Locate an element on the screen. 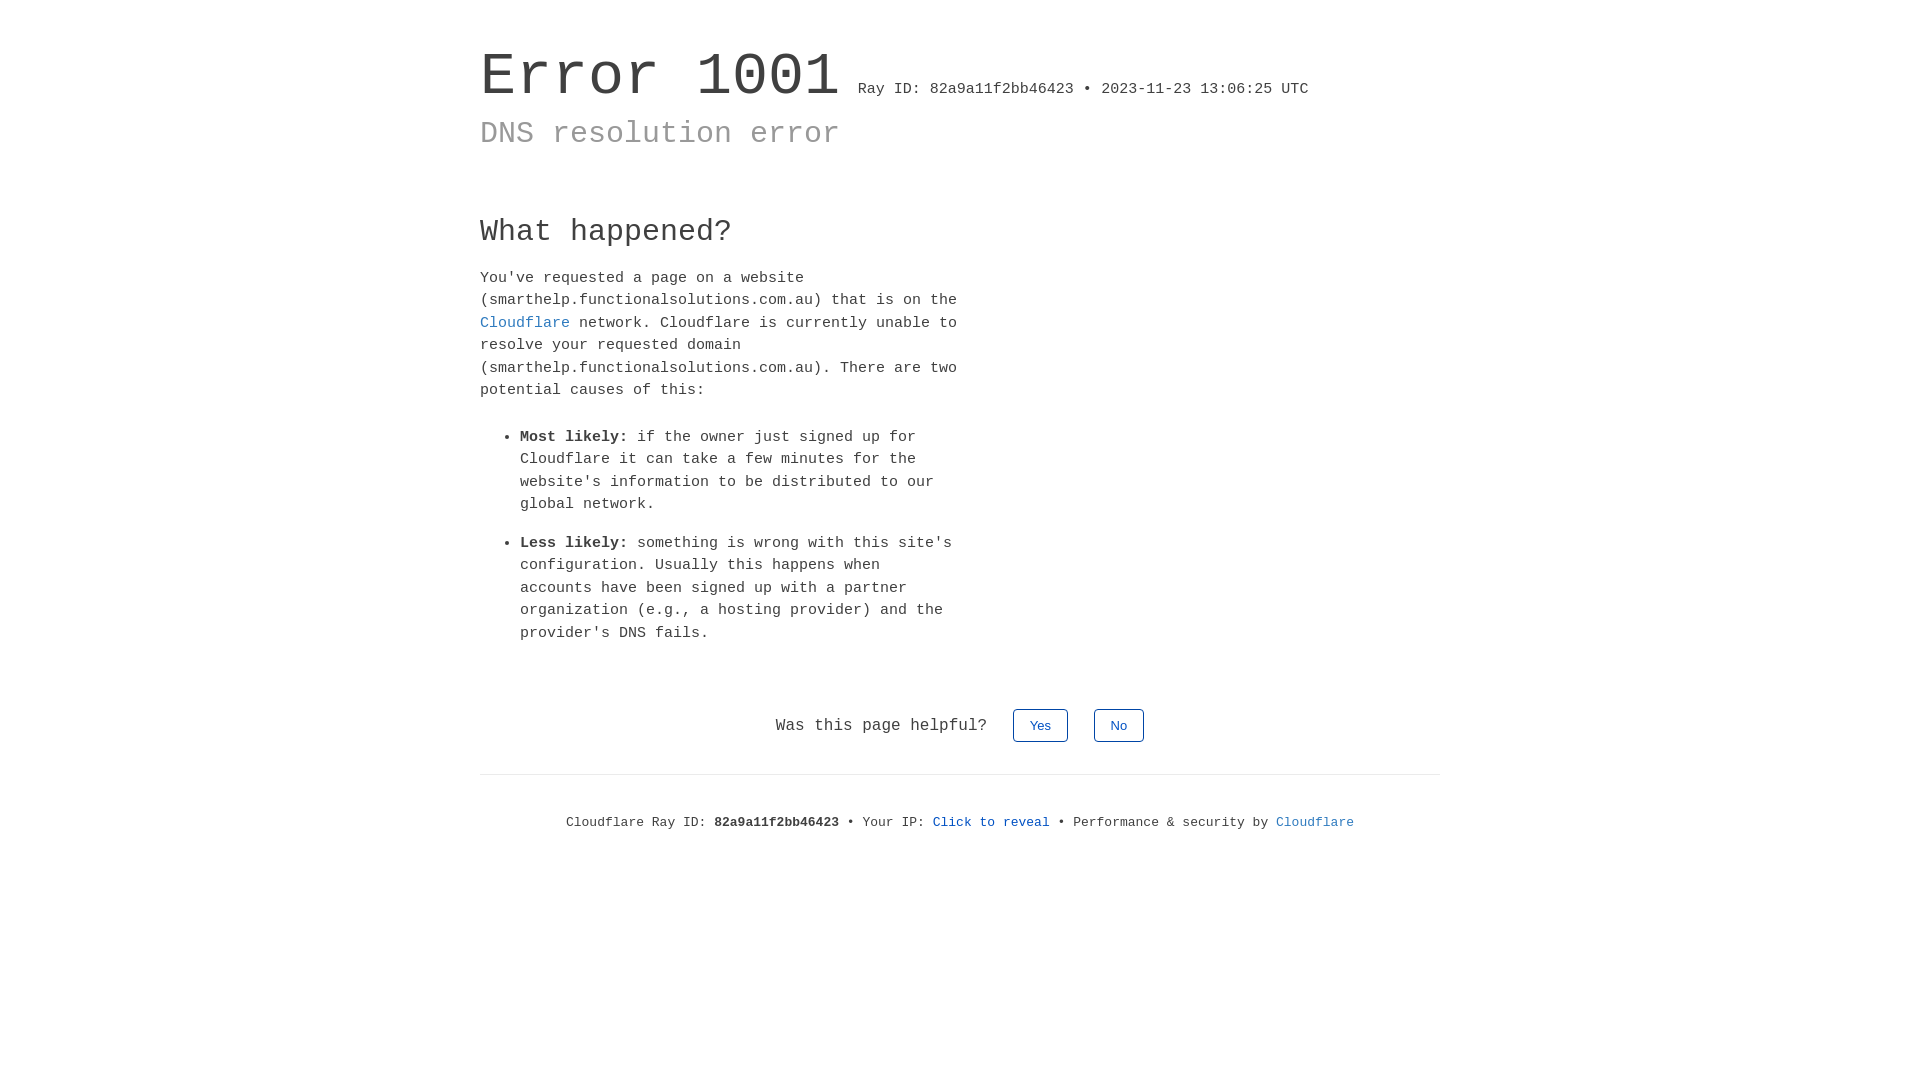 Image resolution: width=1920 pixels, height=1080 pixels. 'Cloudflare' is located at coordinates (524, 321).